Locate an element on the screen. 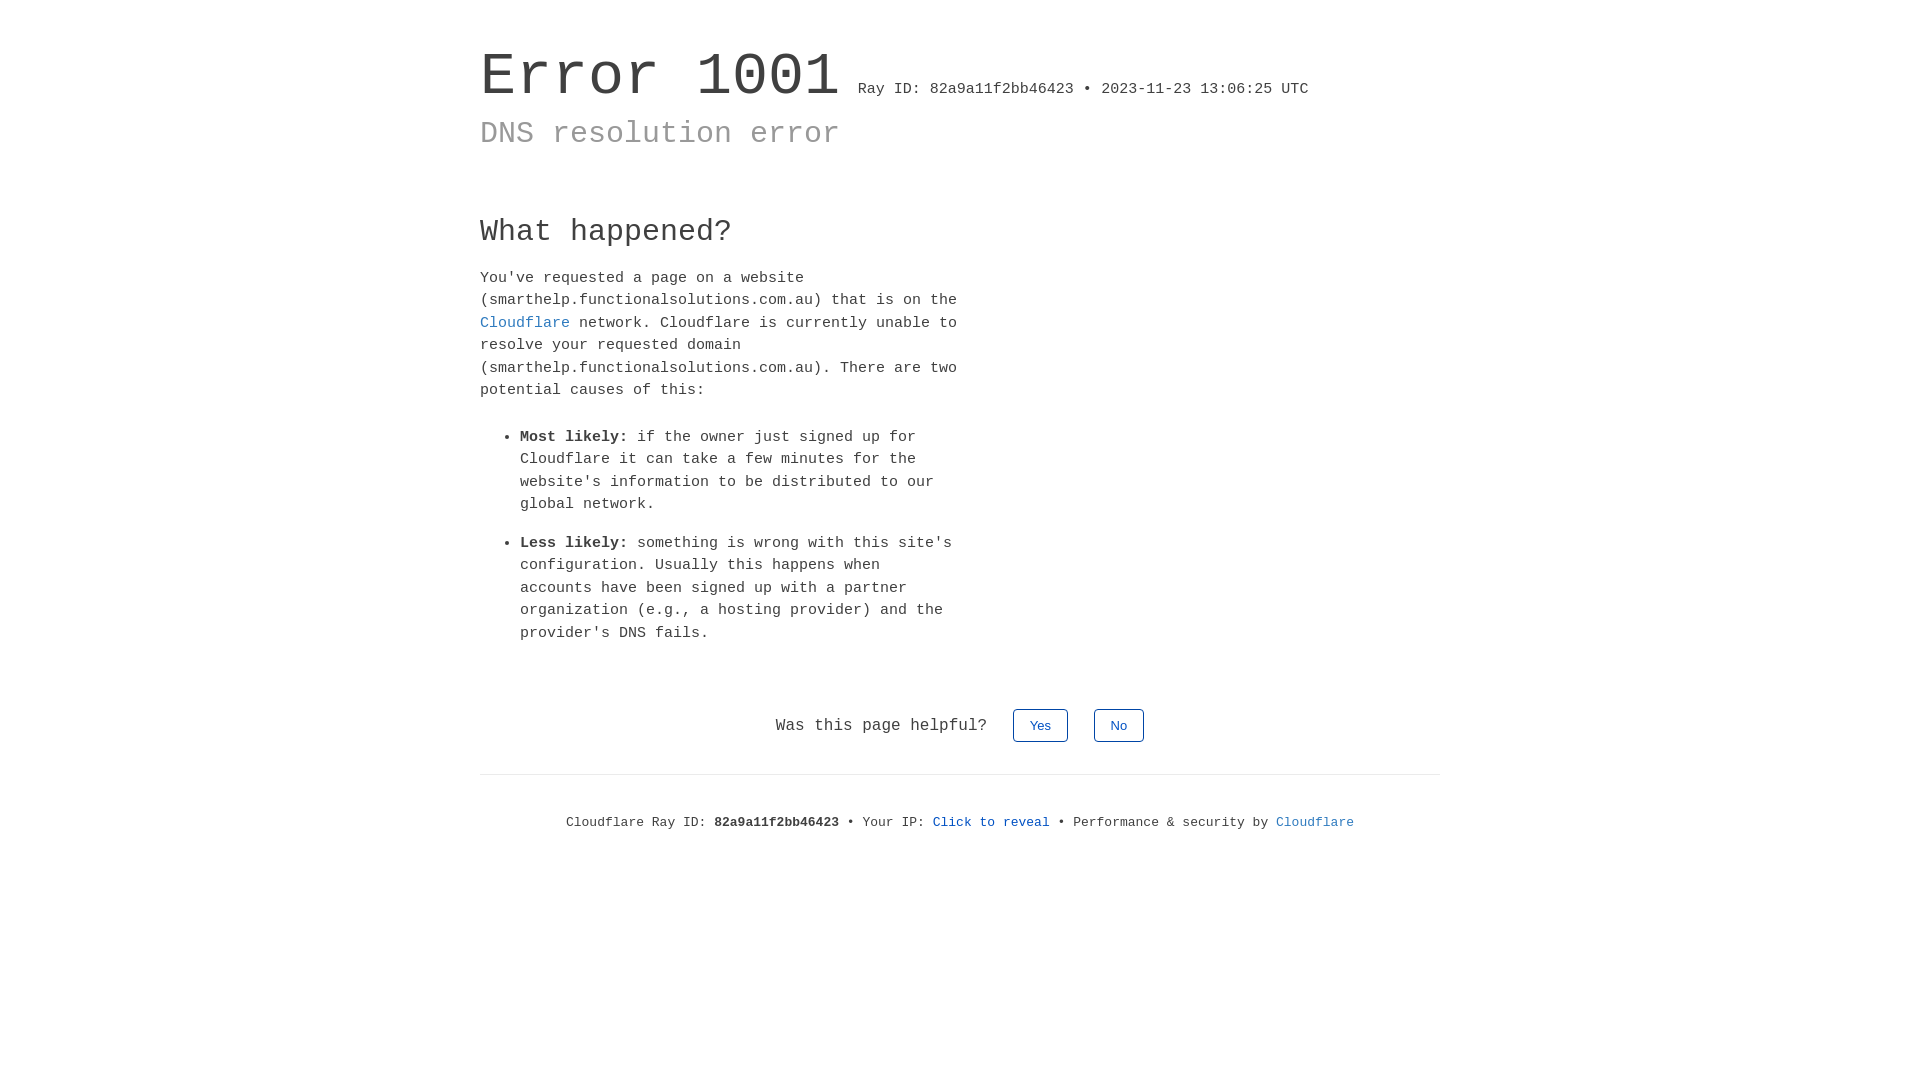 Image resolution: width=1920 pixels, height=1080 pixels. 'Cloudflare' is located at coordinates (524, 321).